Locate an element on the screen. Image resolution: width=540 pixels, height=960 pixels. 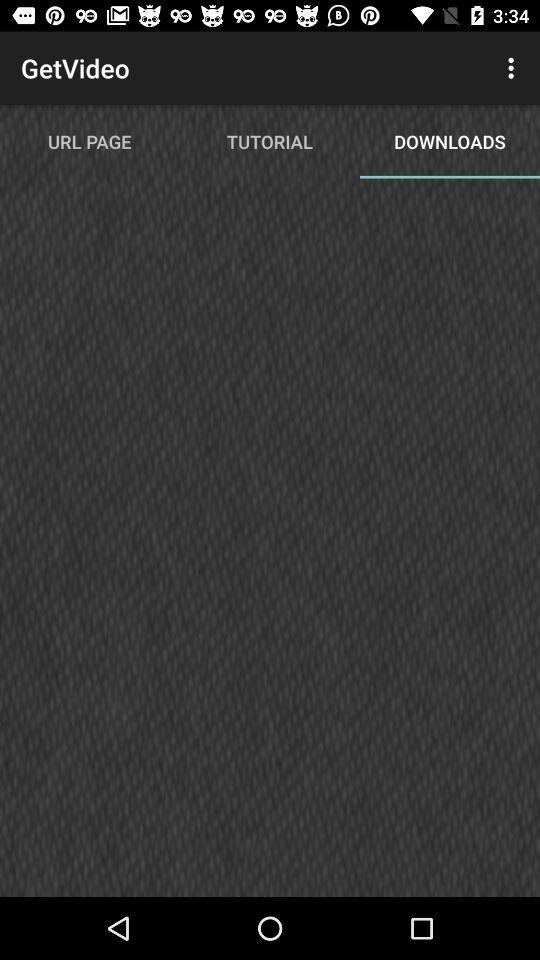
icon at the center is located at coordinates (270, 546).